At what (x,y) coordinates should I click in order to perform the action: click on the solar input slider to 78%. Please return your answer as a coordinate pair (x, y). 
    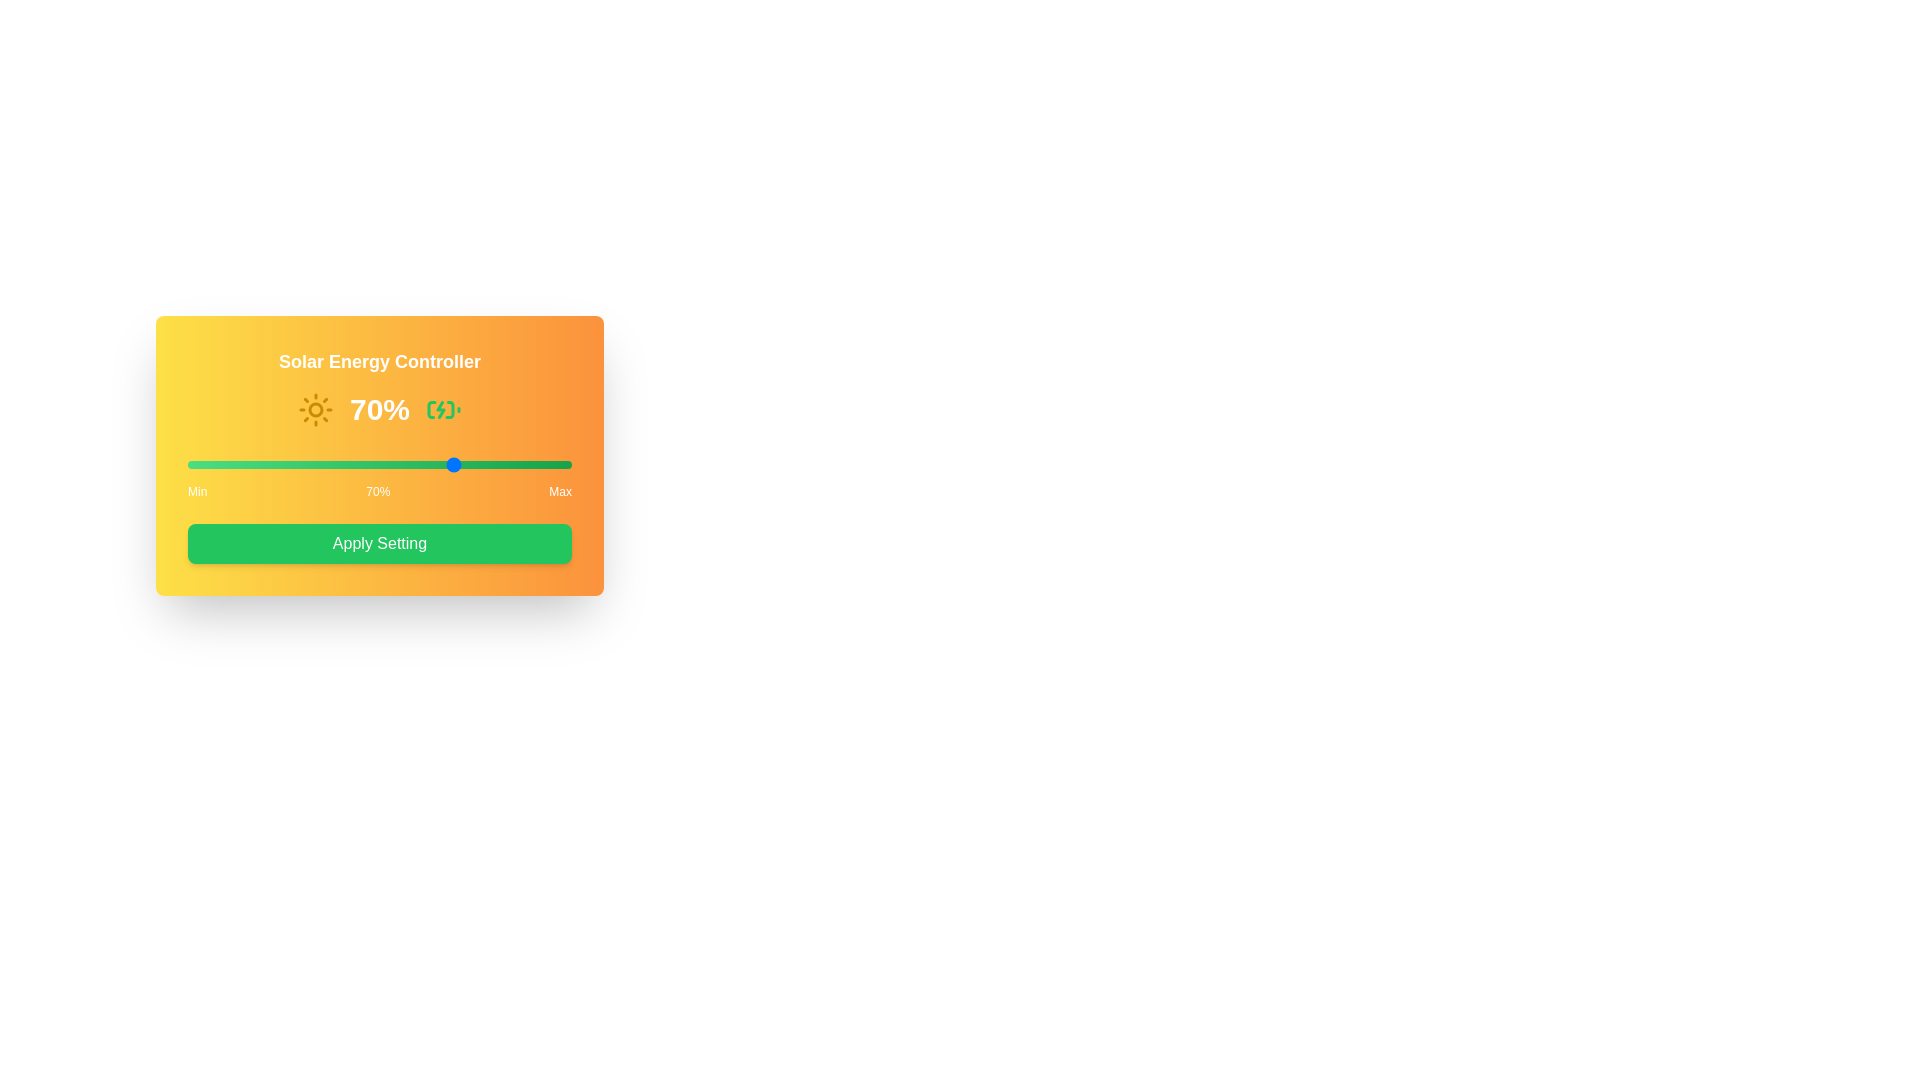
    Looking at the image, I should click on (487, 465).